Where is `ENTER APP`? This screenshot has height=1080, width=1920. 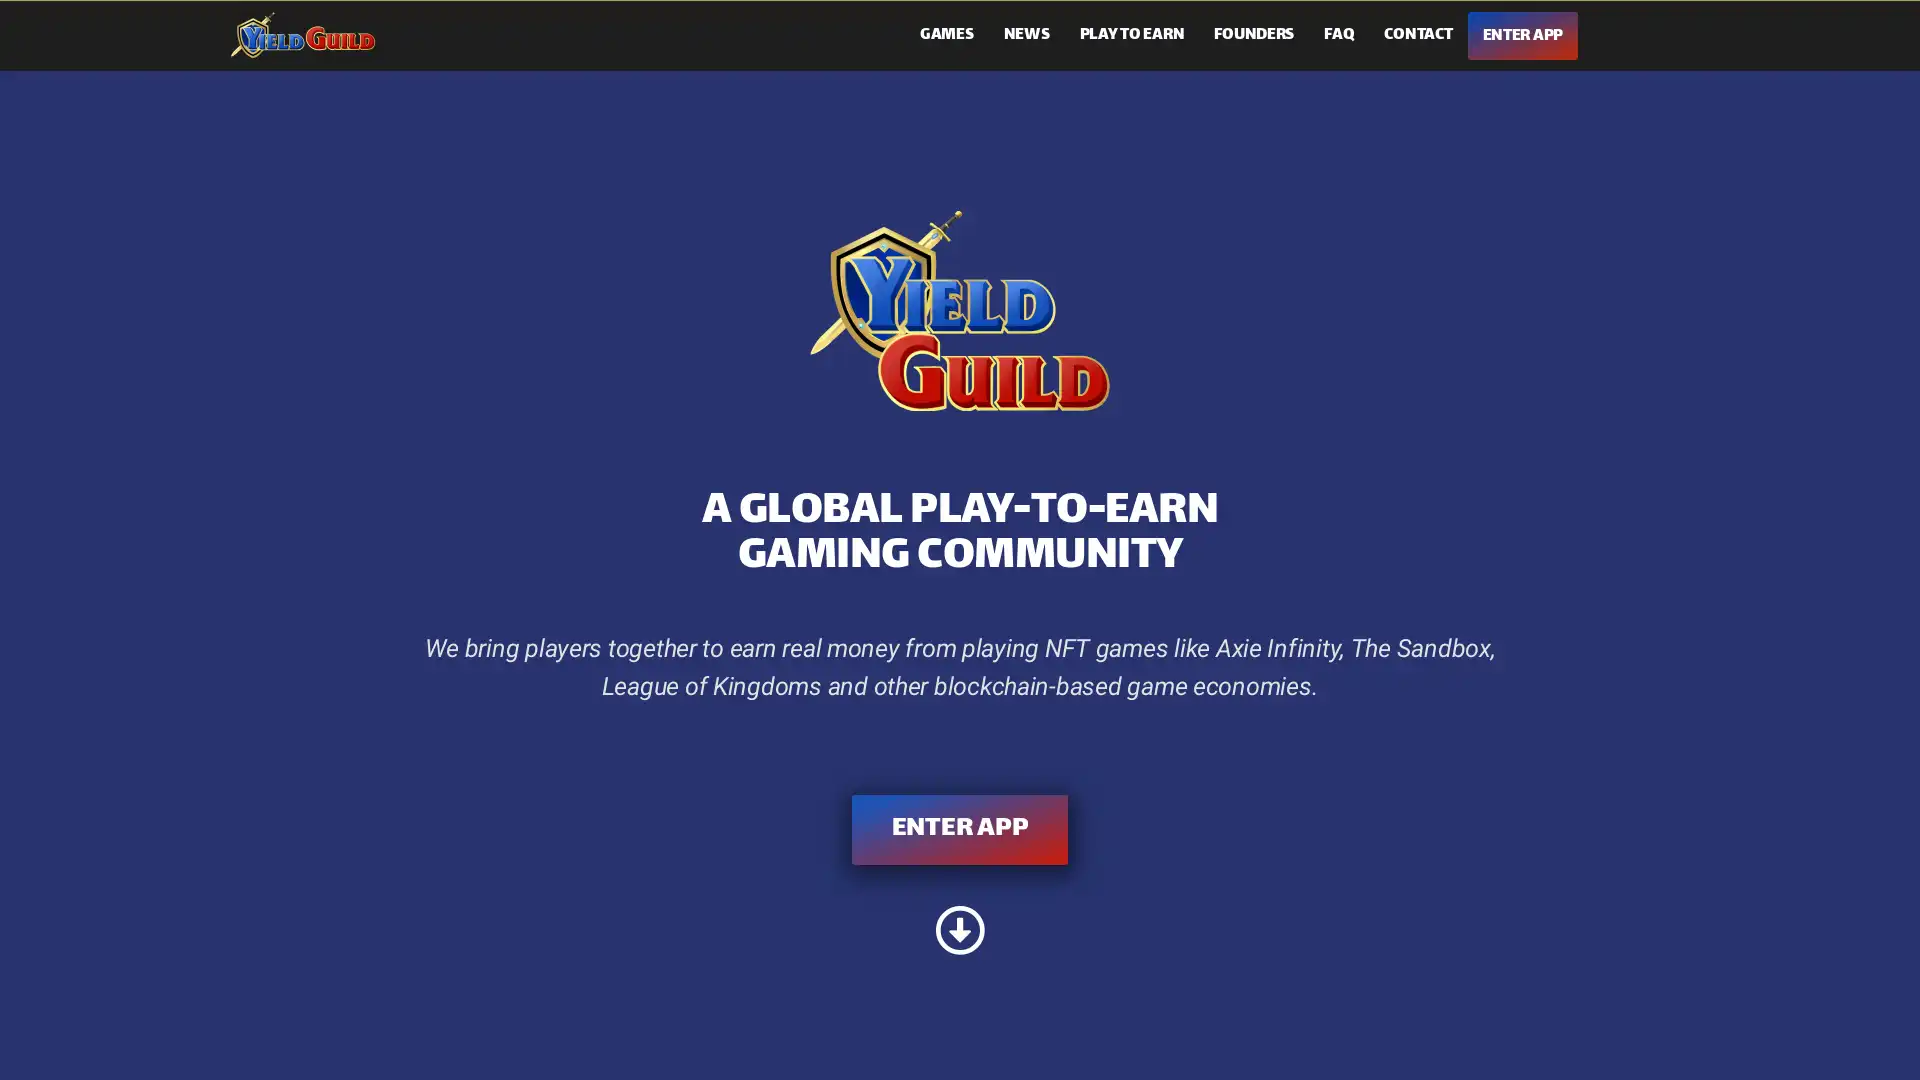
ENTER APP is located at coordinates (958, 829).